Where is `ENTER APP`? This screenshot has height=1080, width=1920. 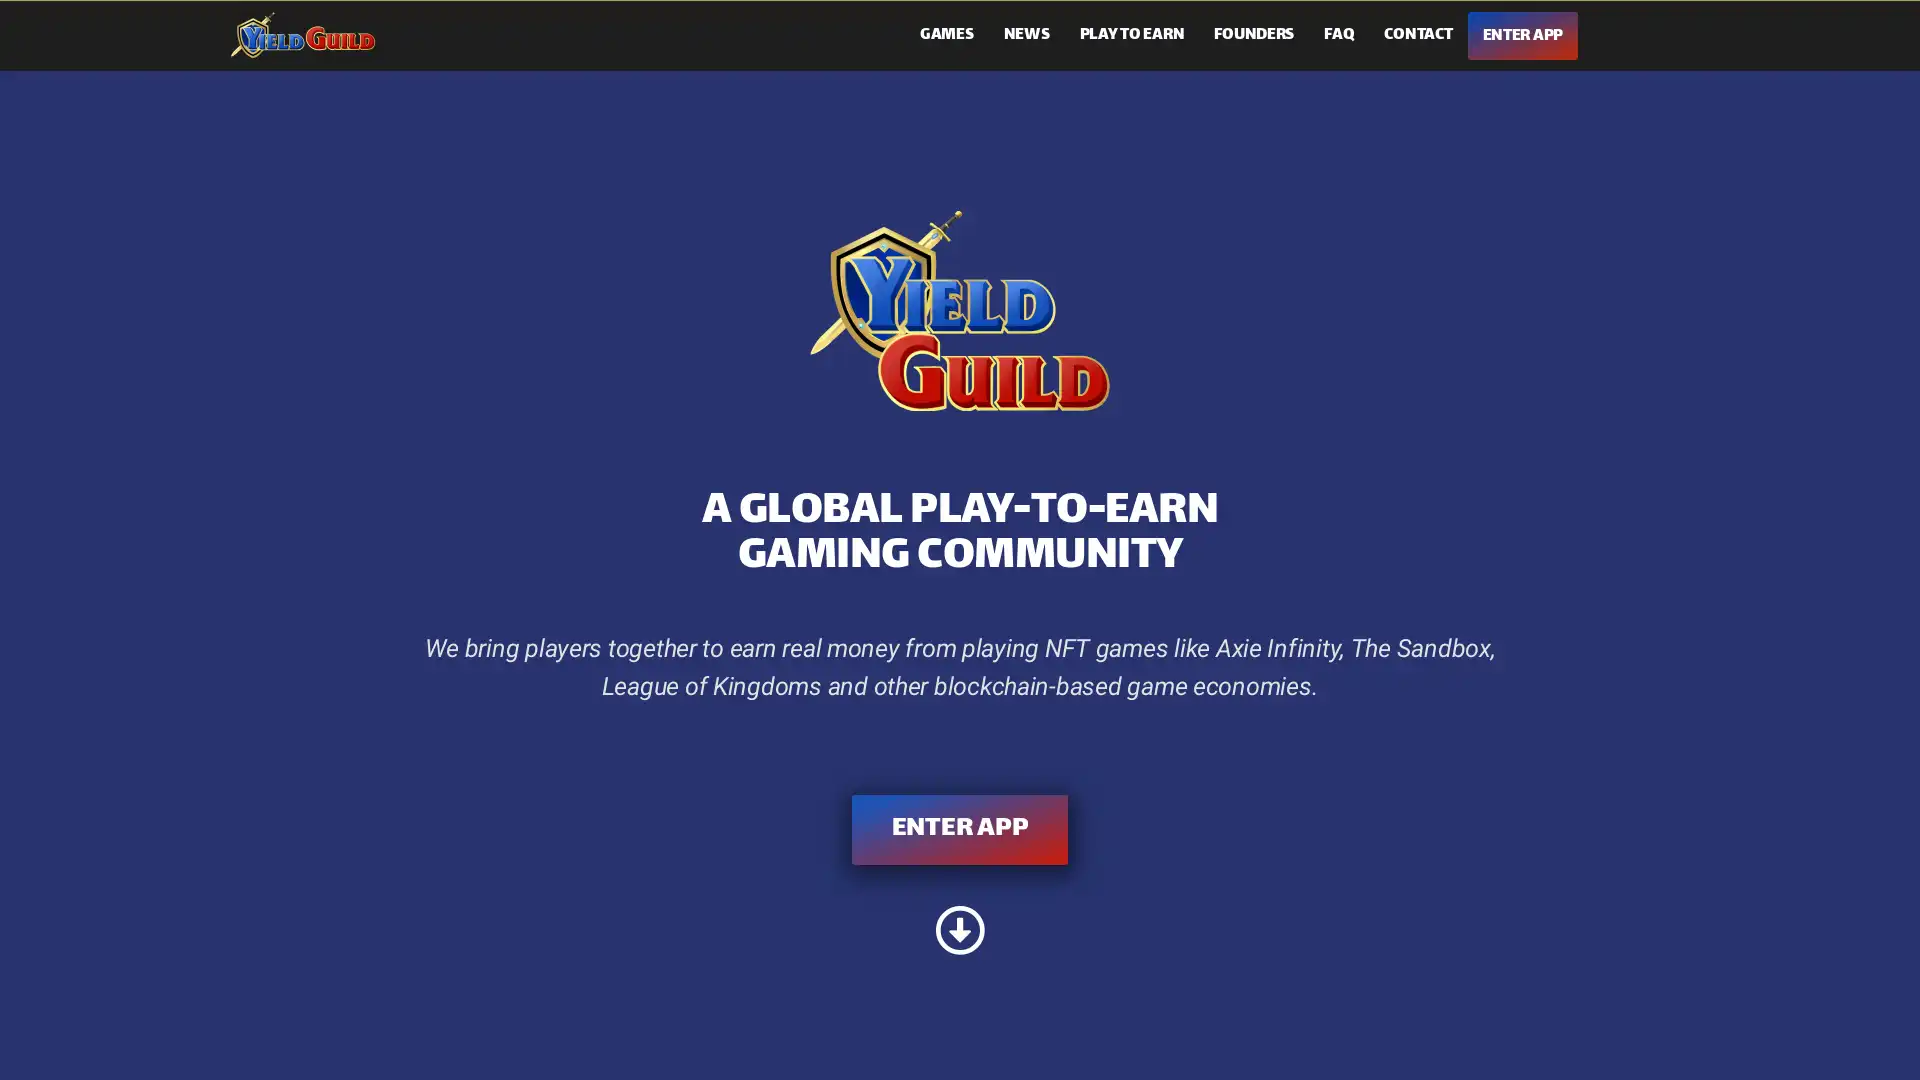
ENTER APP is located at coordinates (958, 829).